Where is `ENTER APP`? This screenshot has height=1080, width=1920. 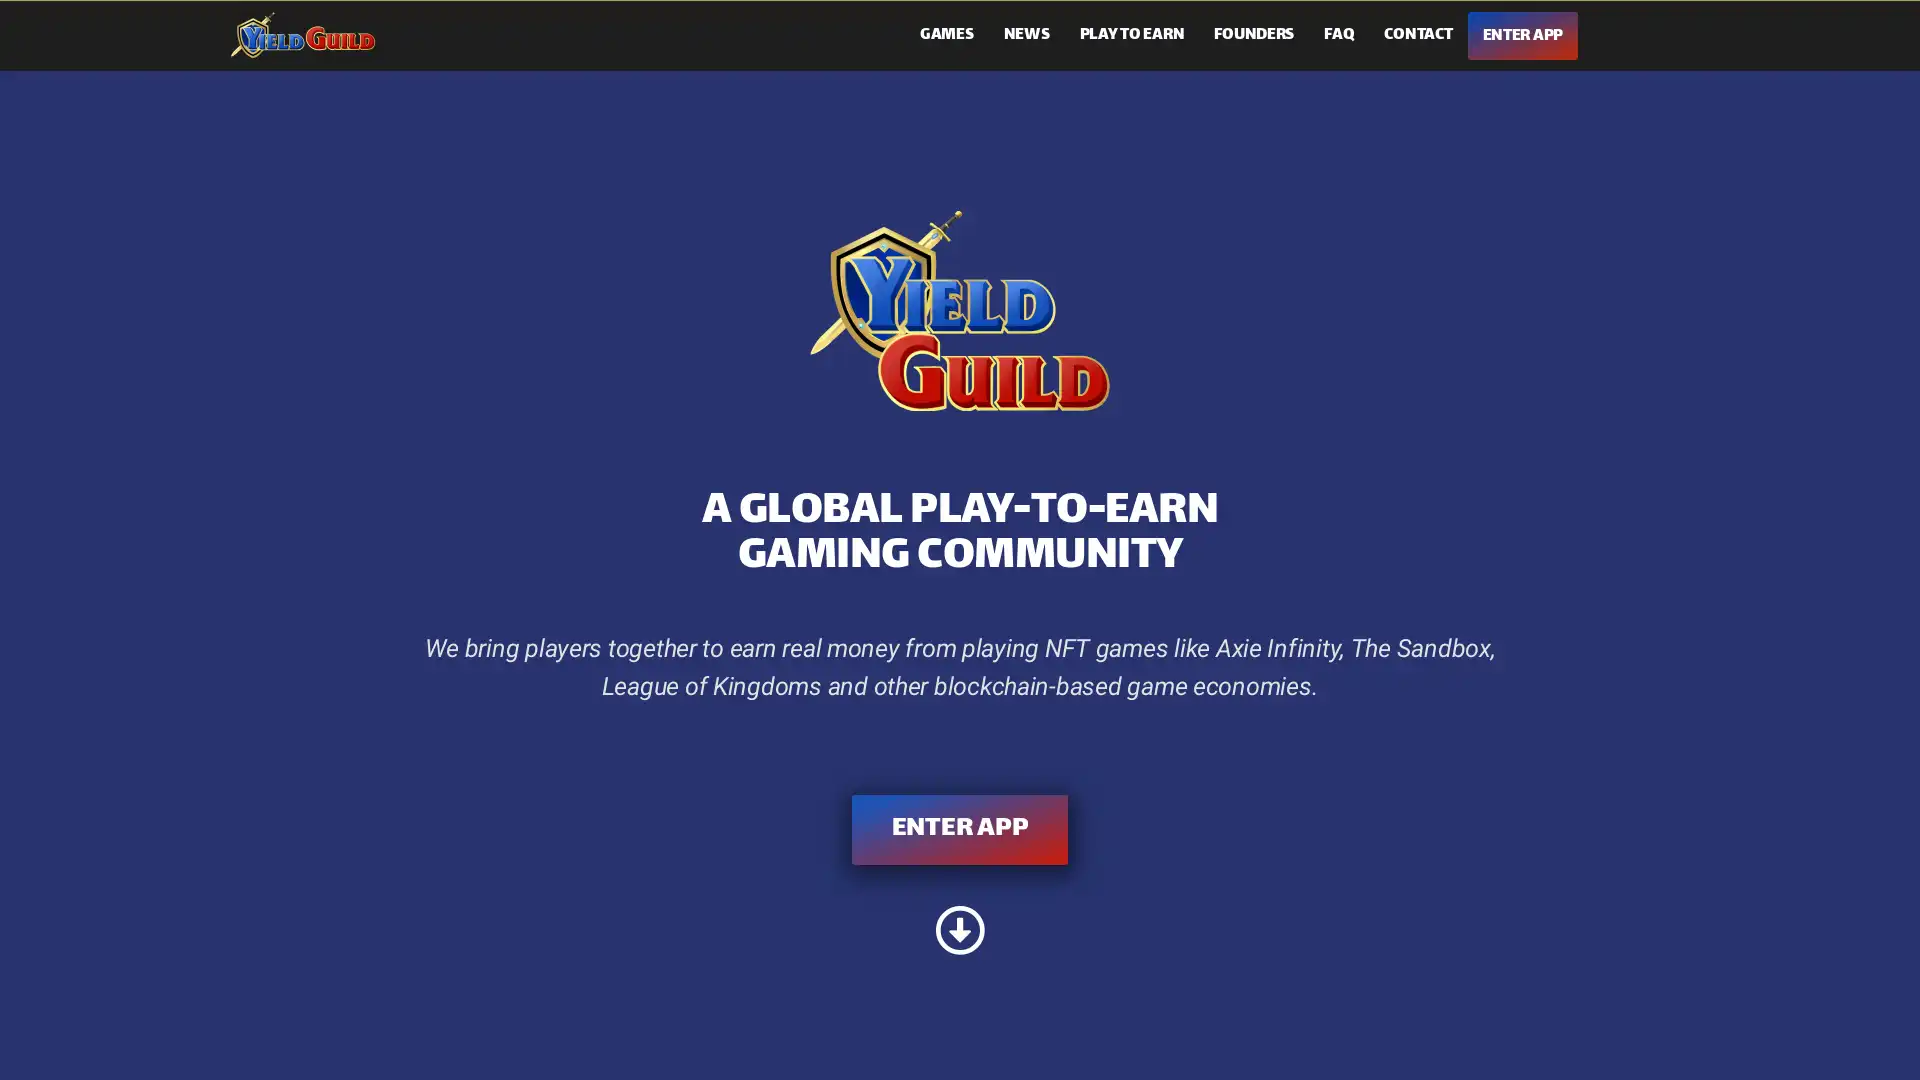
ENTER APP is located at coordinates (958, 829).